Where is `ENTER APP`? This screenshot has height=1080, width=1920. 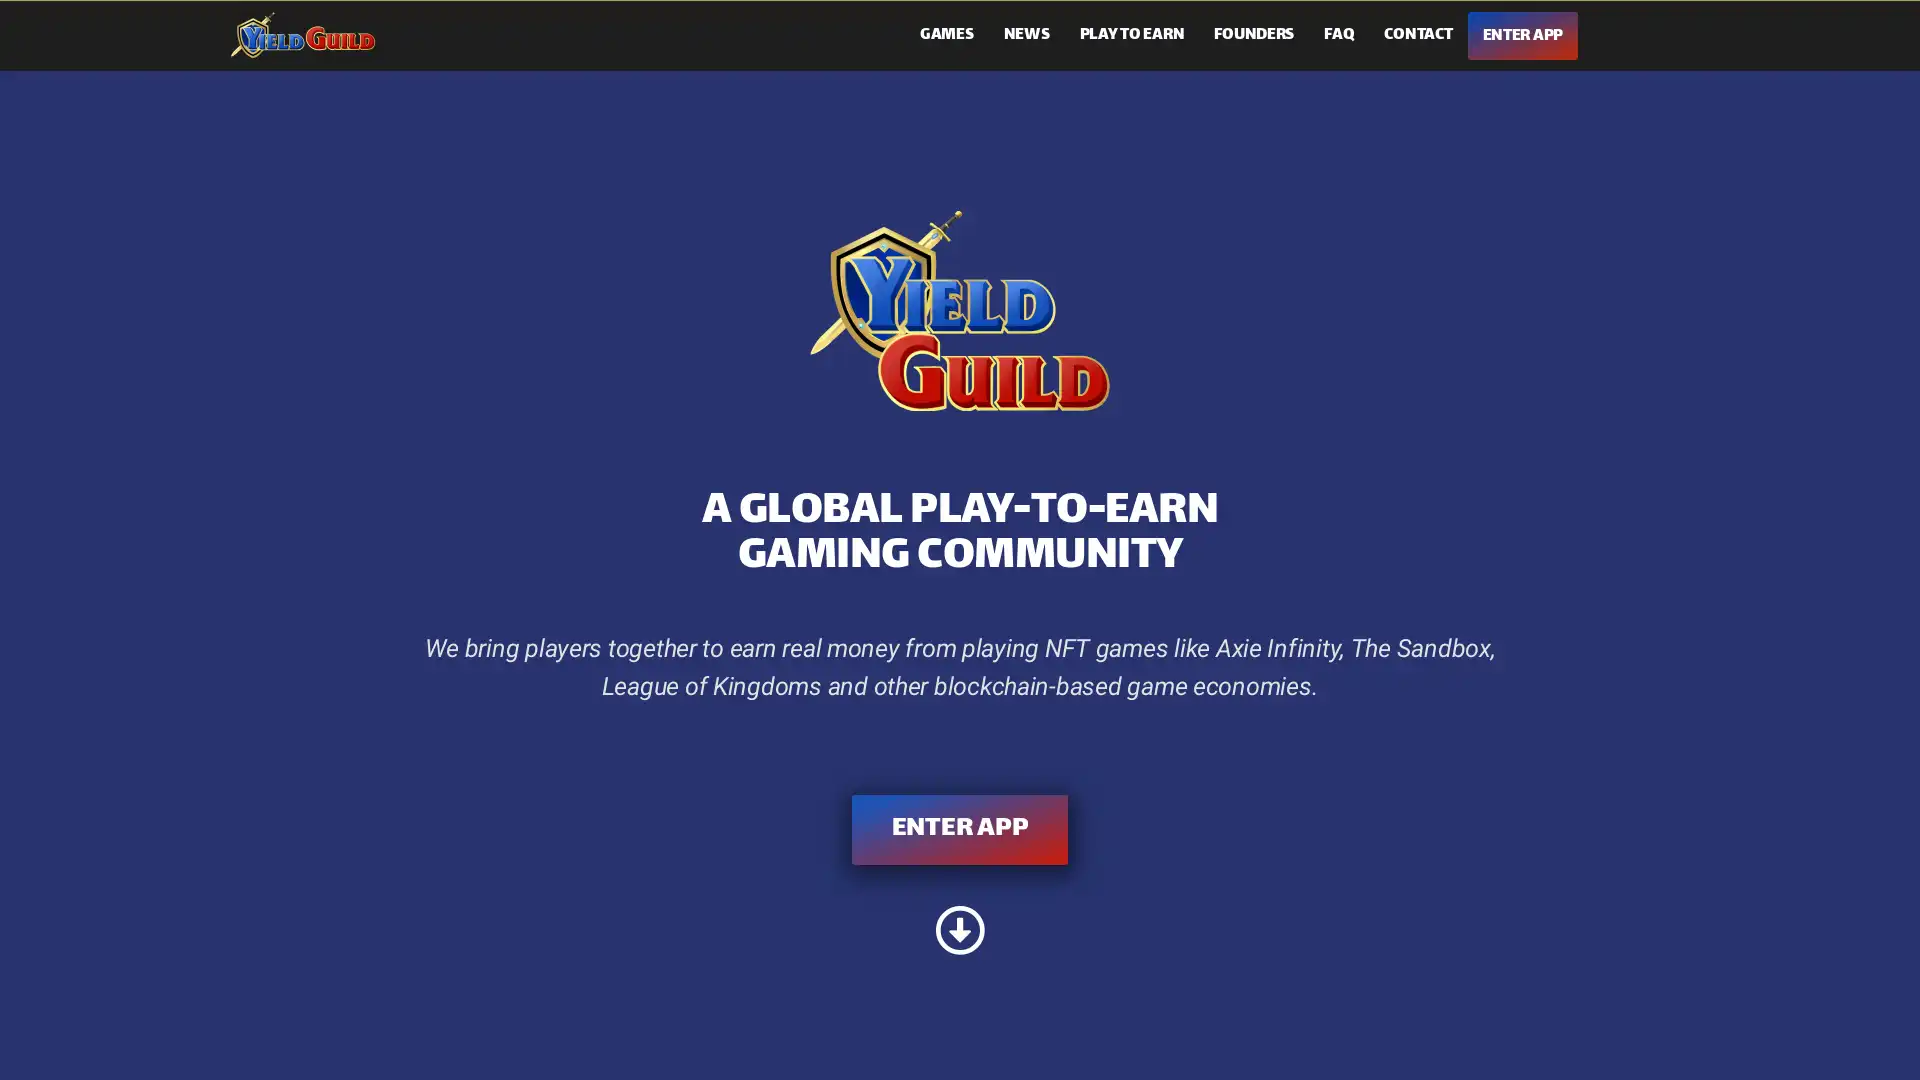
ENTER APP is located at coordinates (958, 829).